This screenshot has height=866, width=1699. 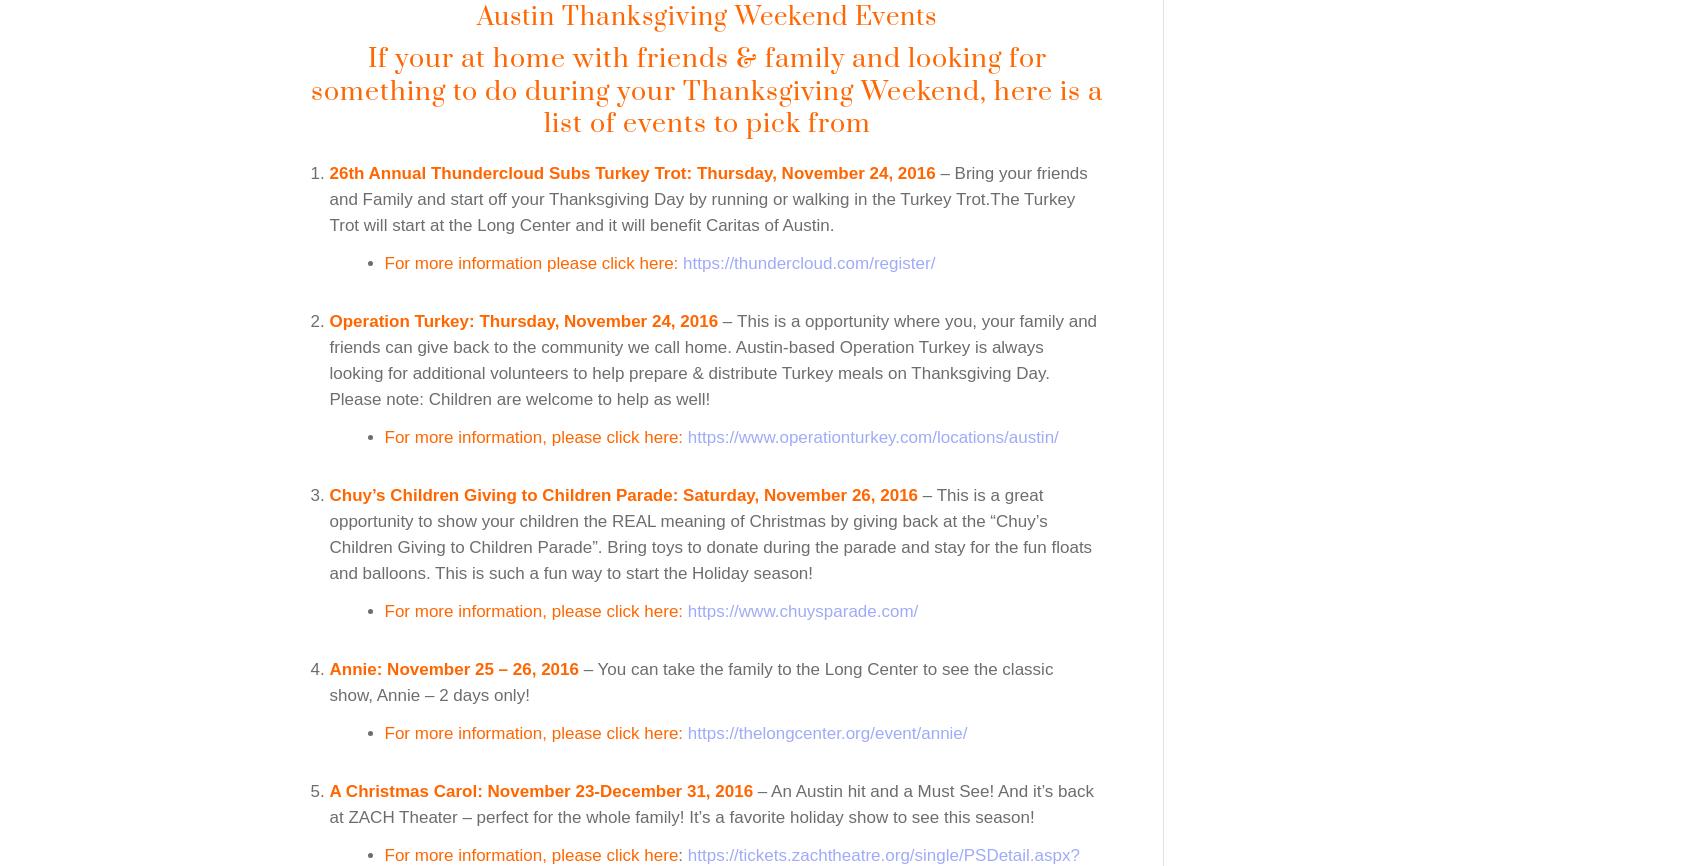 I want to click on 'For more information please click here:', so click(x=529, y=261).